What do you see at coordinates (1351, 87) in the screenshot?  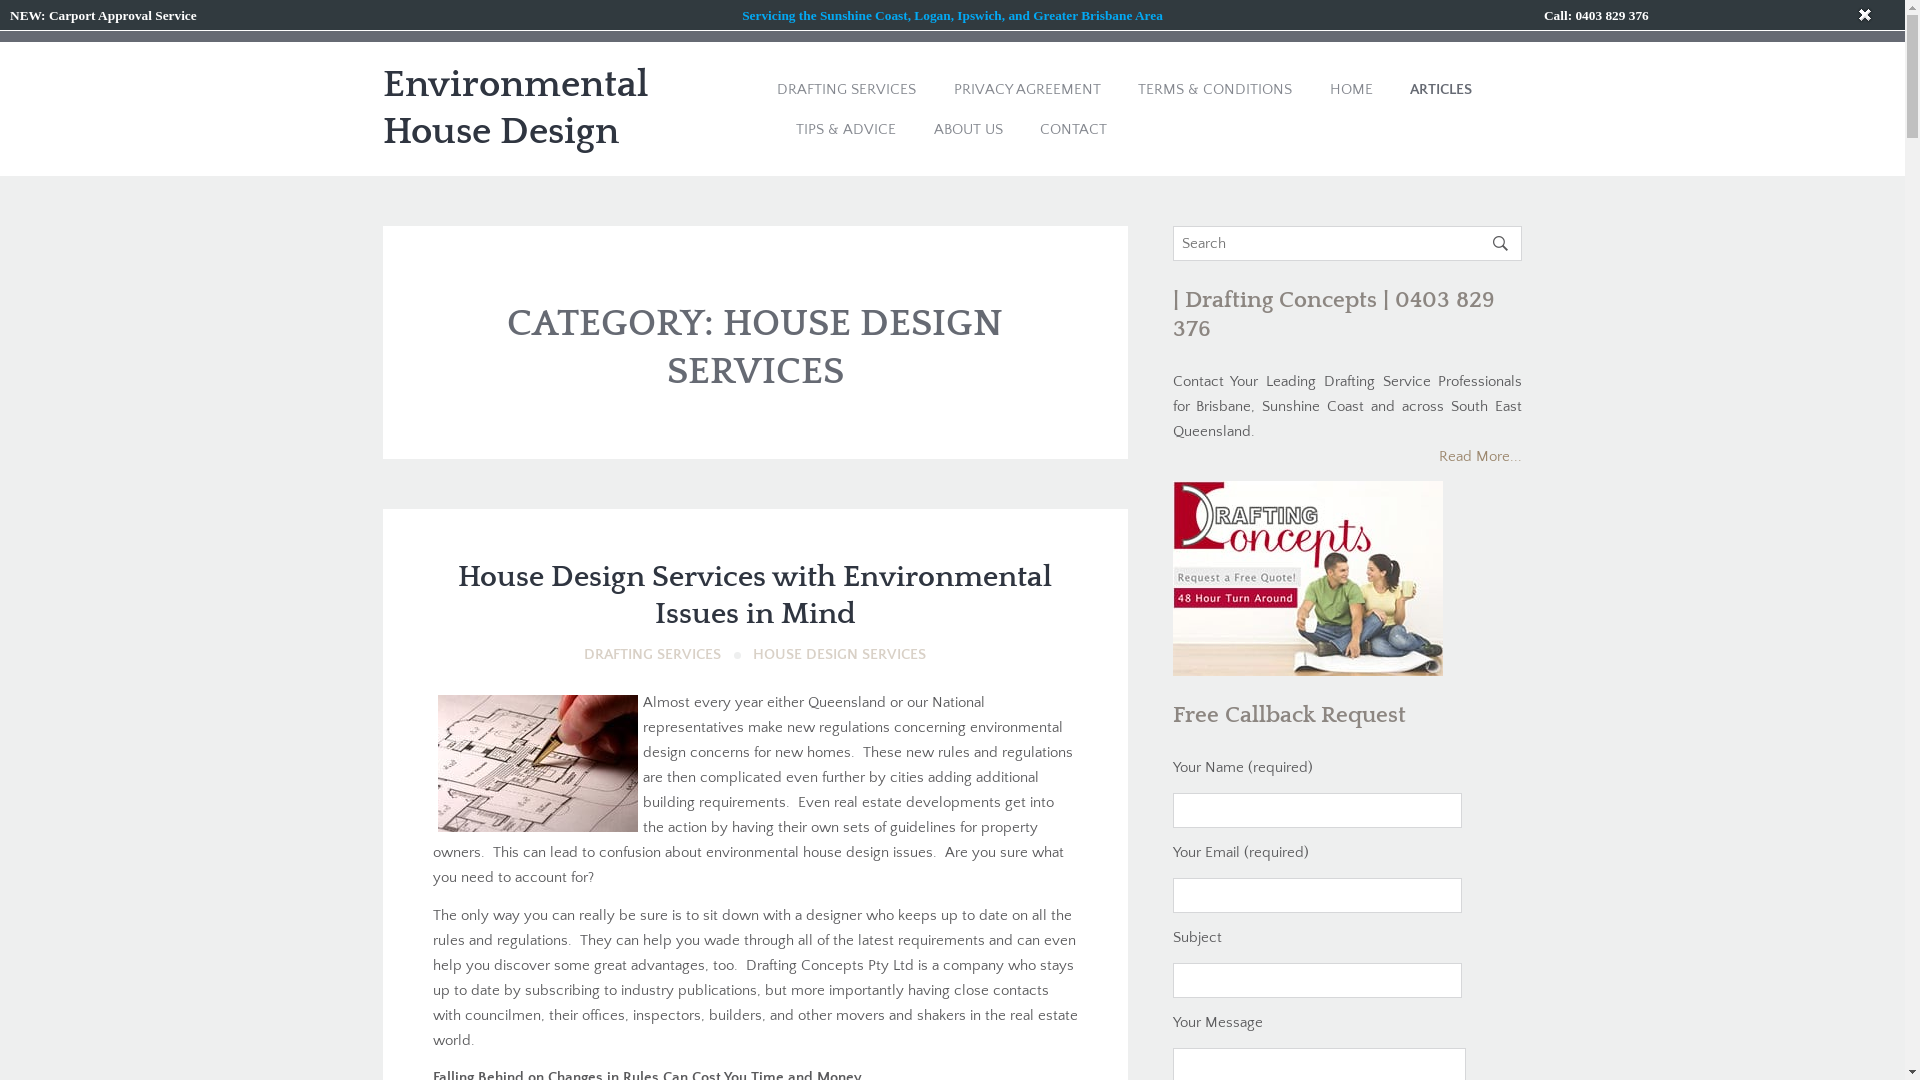 I see `'HOME'` at bounding box center [1351, 87].